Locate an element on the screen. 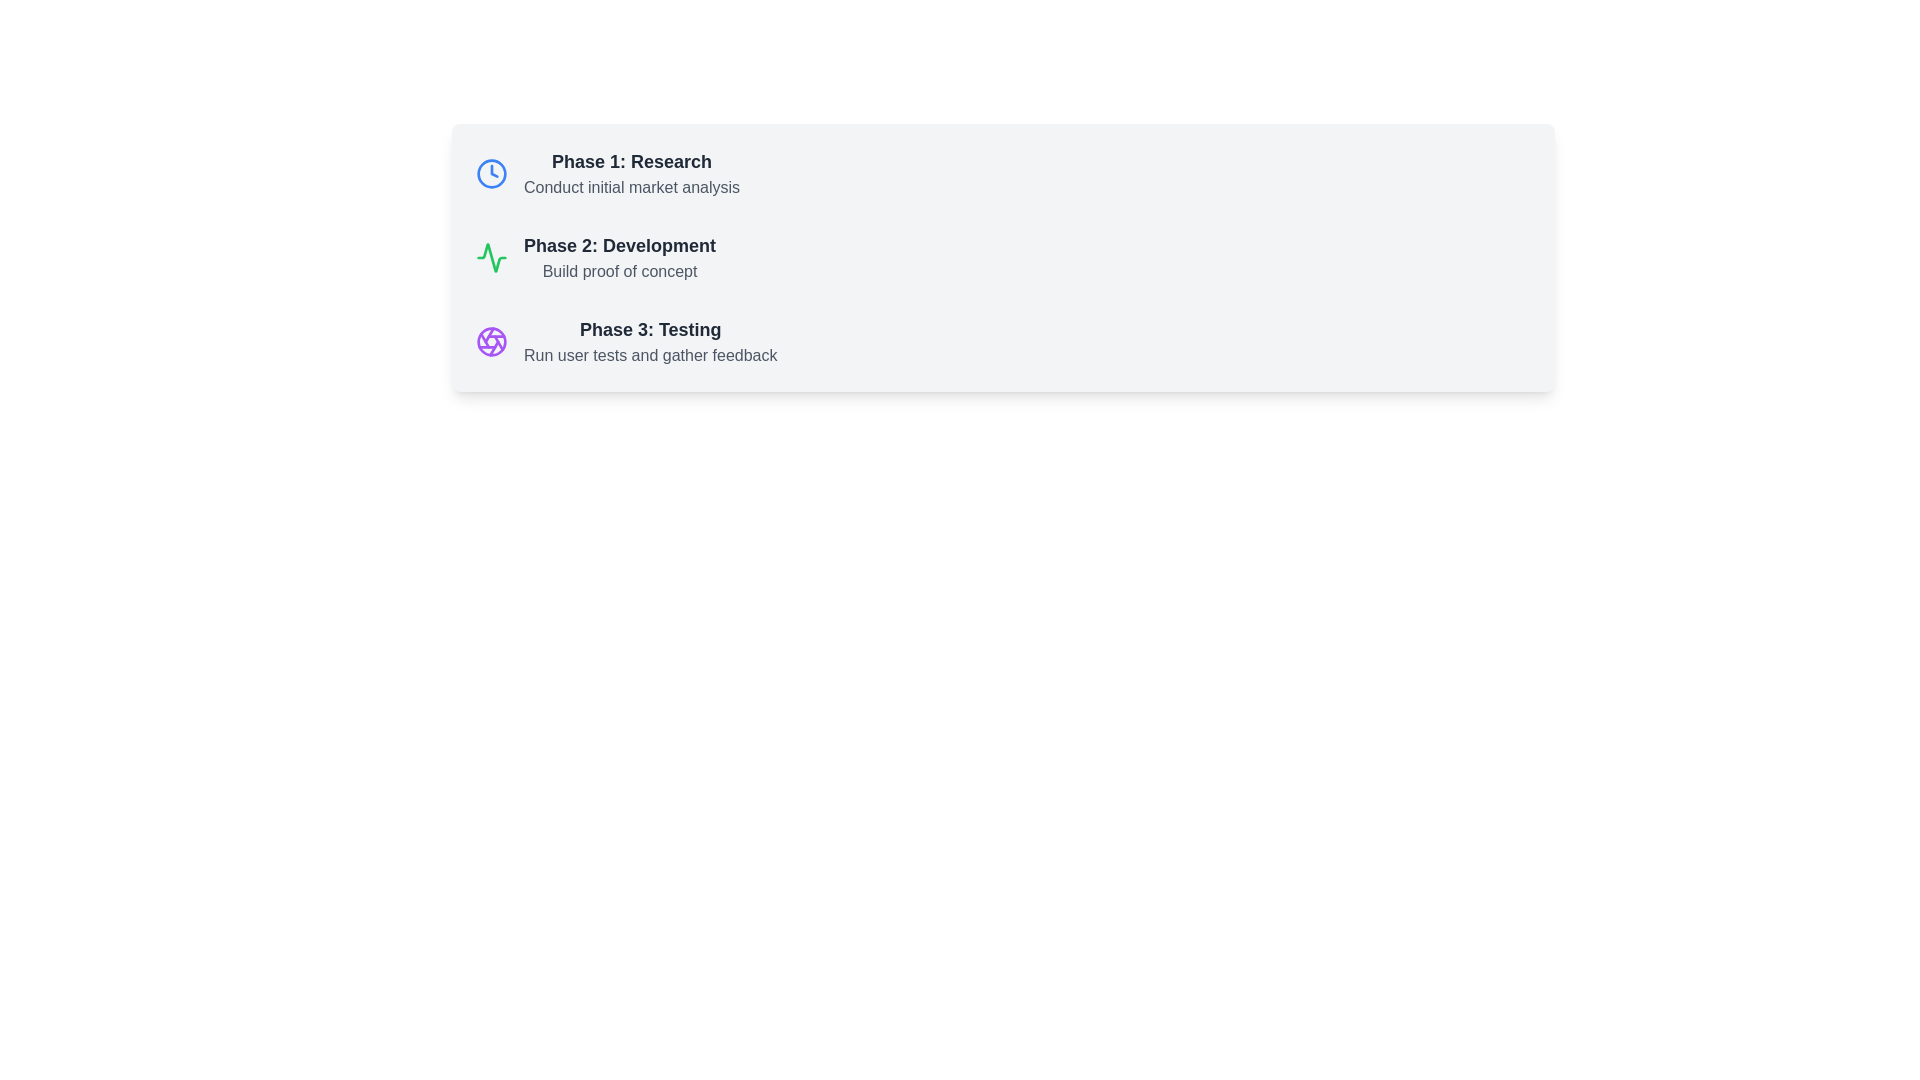  the graphical circle element within the SVG that is part of an illustrative icon located at the bottom of a card-like region is located at coordinates (491, 341).